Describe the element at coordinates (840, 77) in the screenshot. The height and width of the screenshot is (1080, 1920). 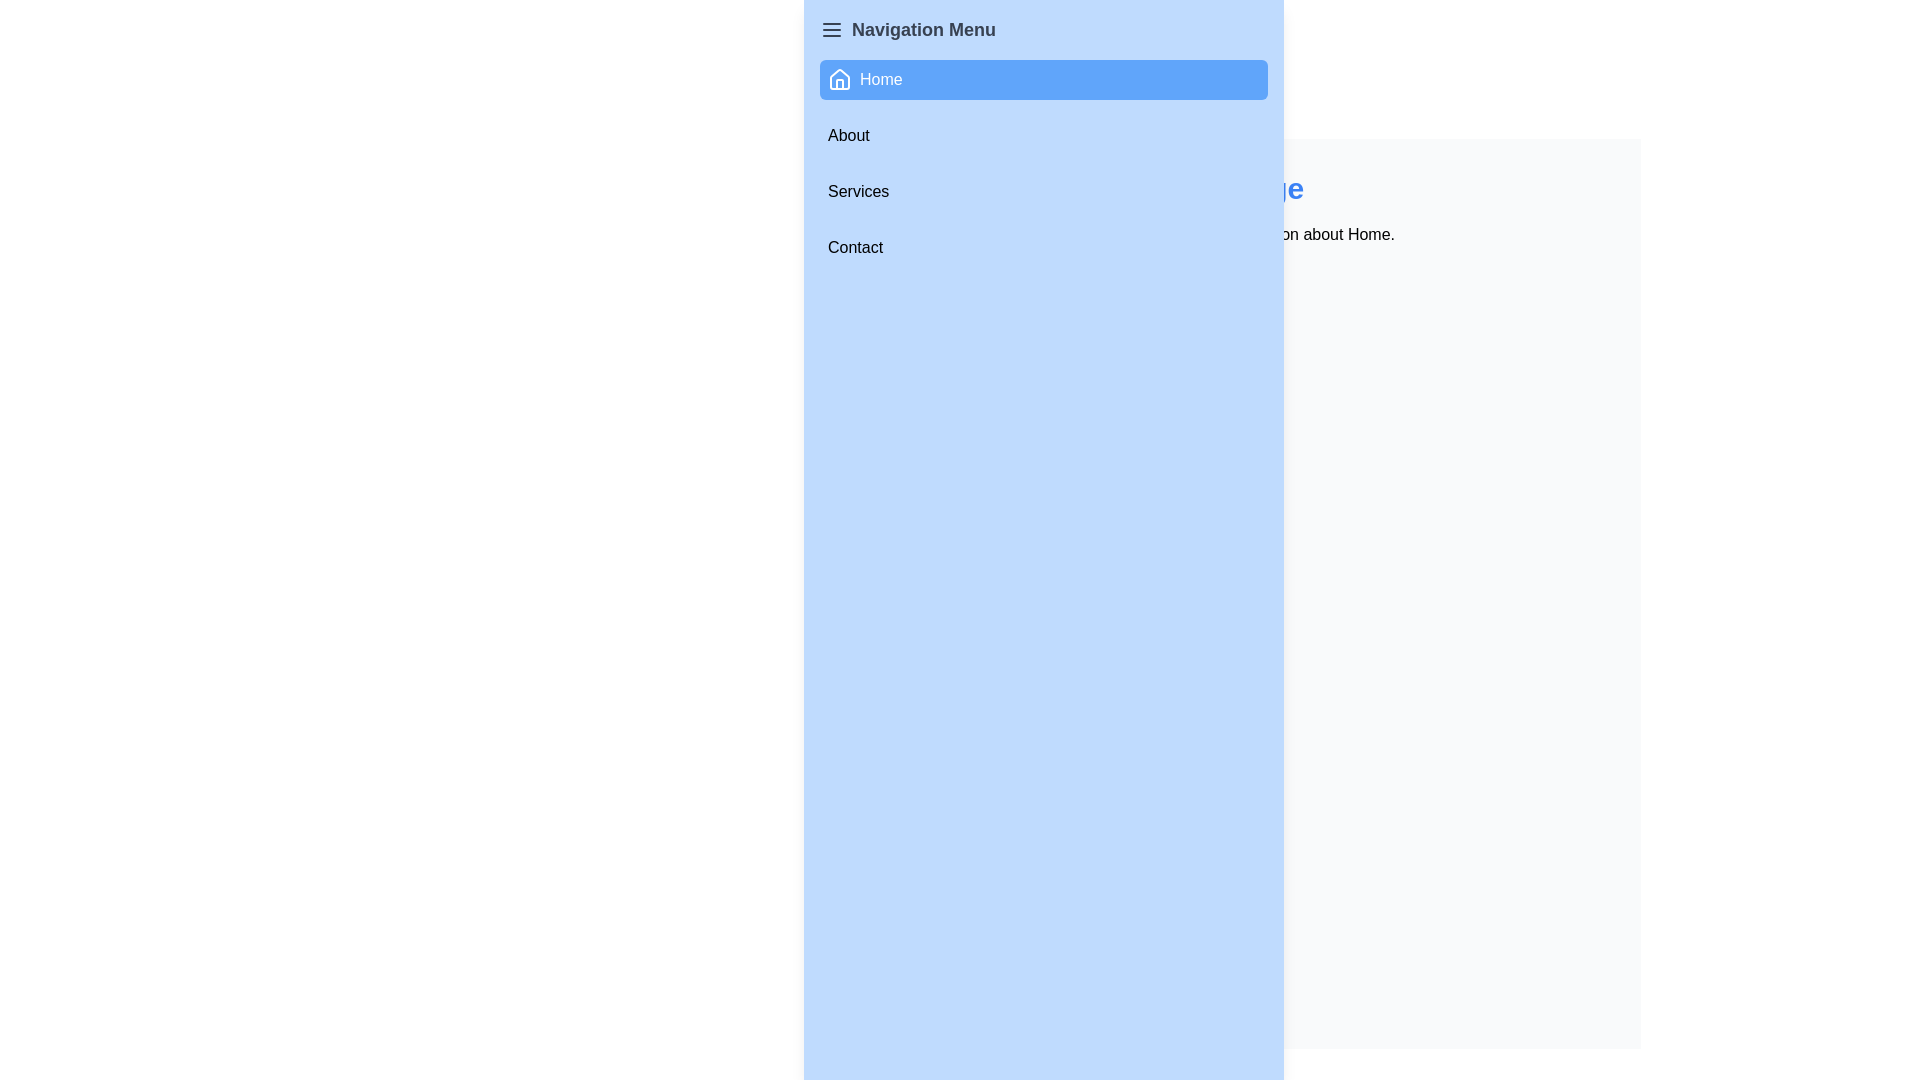
I see `the house icon in the topmost item of the vertical navigation menu` at that location.